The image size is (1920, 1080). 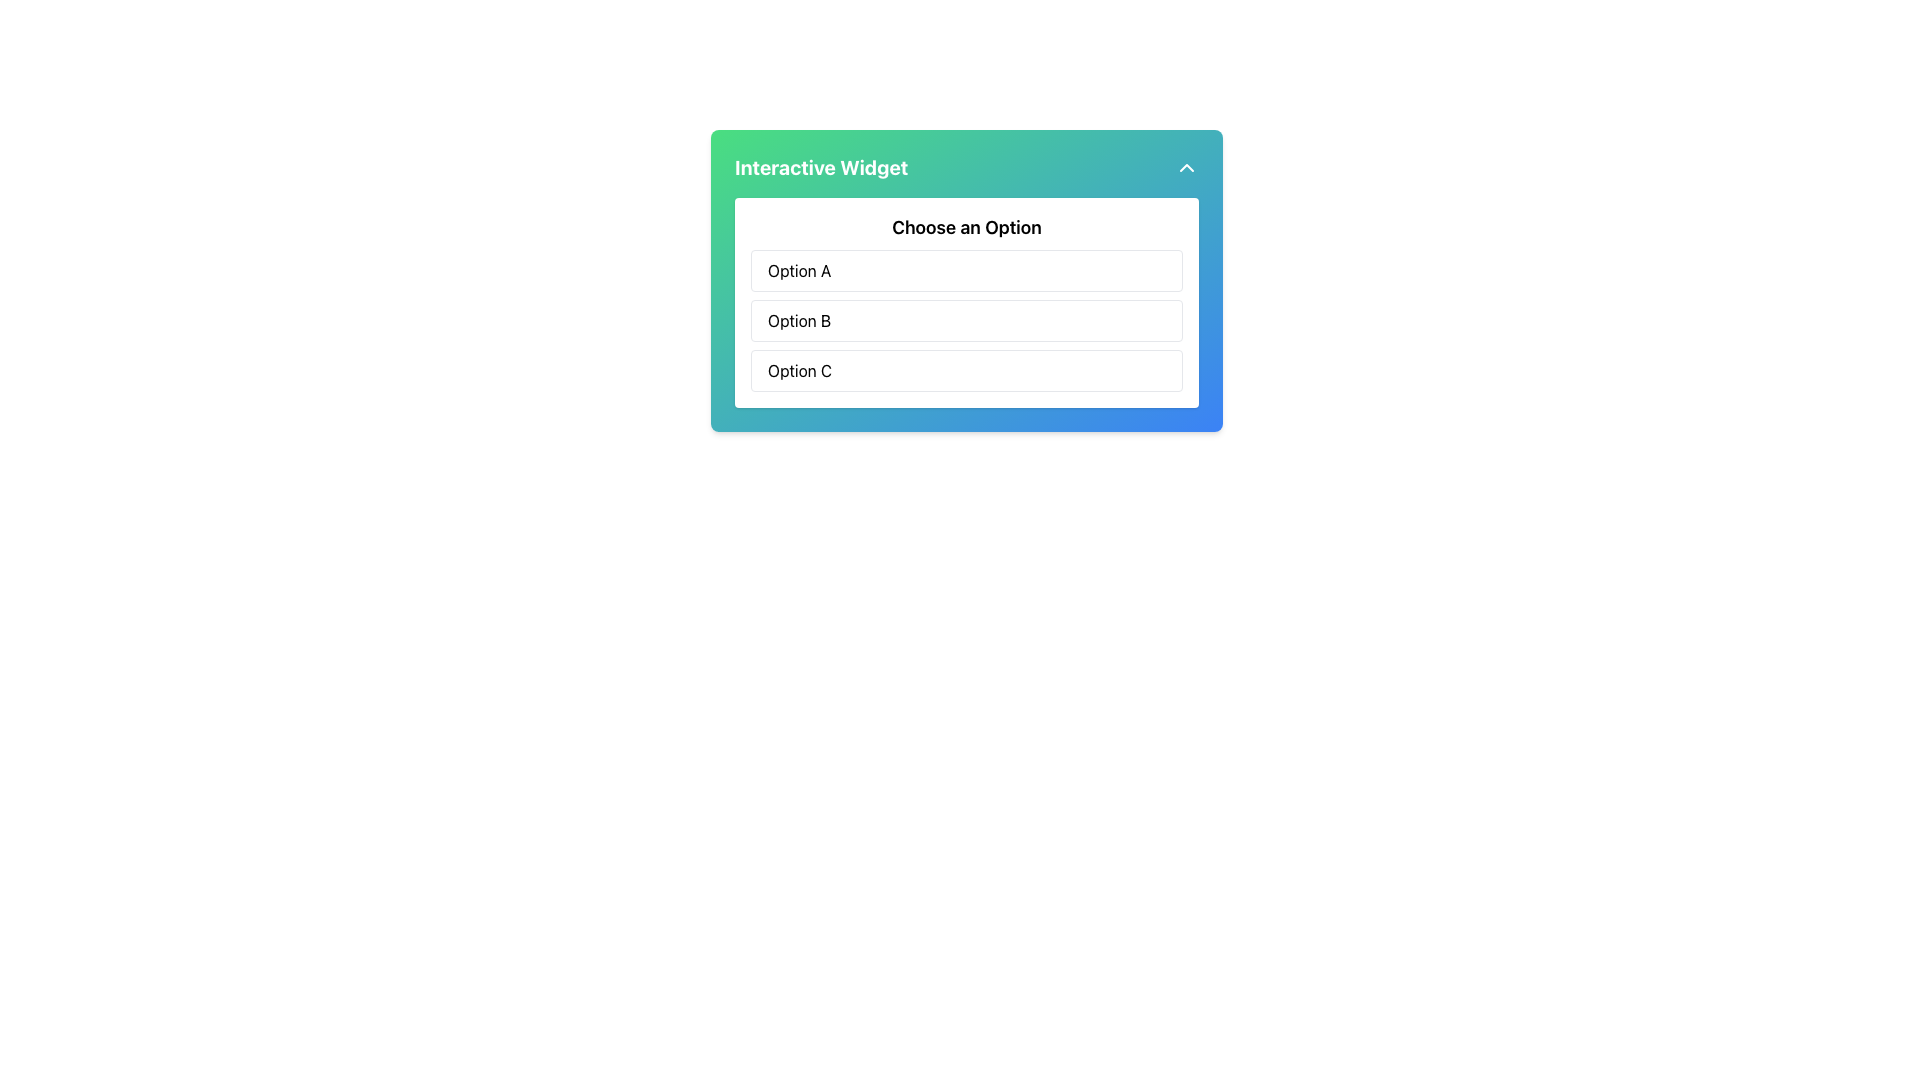 I want to click on the 'Interactive Widget', so click(x=966, y=281).